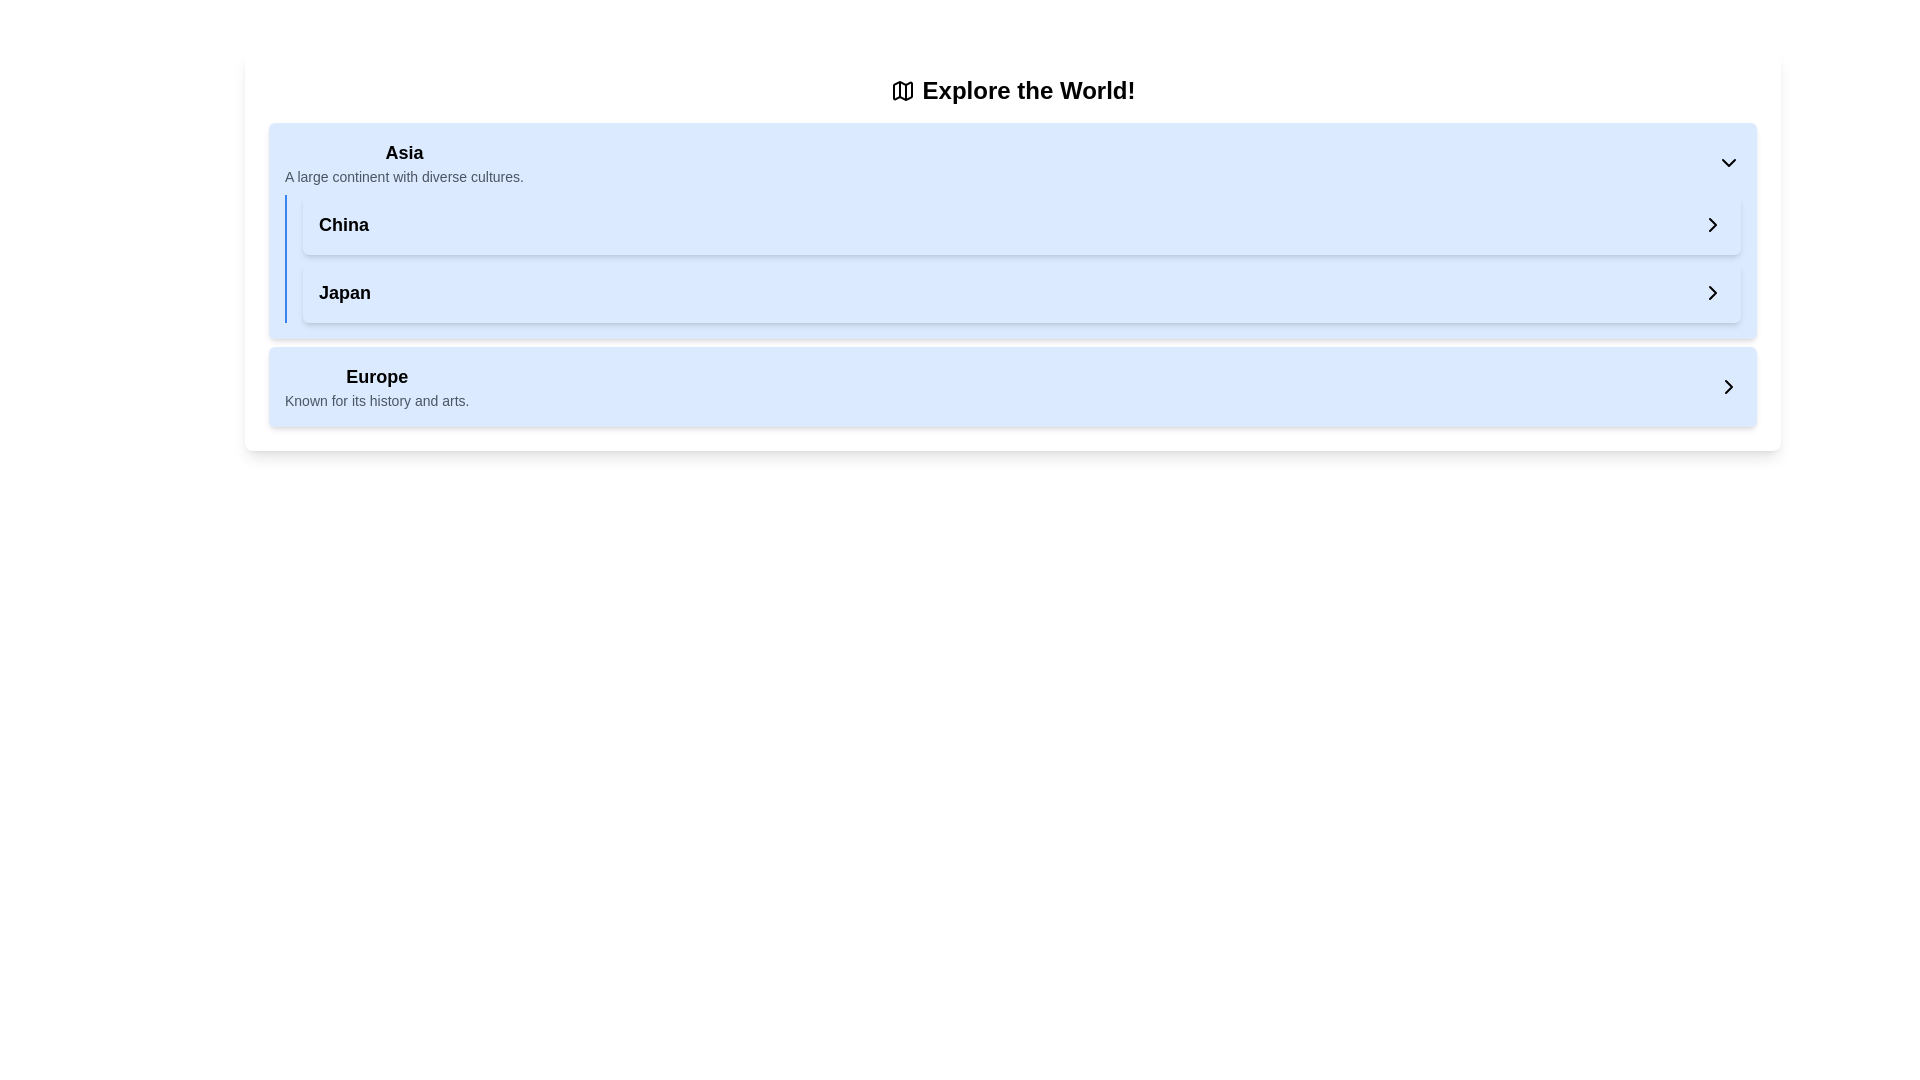 The height and width of the screenshot is (1080, 1920). Describe the element at coordinates (1012, 91) in the screenshot. I see `the Text Header with Icon that serves as the title for the content below, indicating exploration and world regions` at that location.